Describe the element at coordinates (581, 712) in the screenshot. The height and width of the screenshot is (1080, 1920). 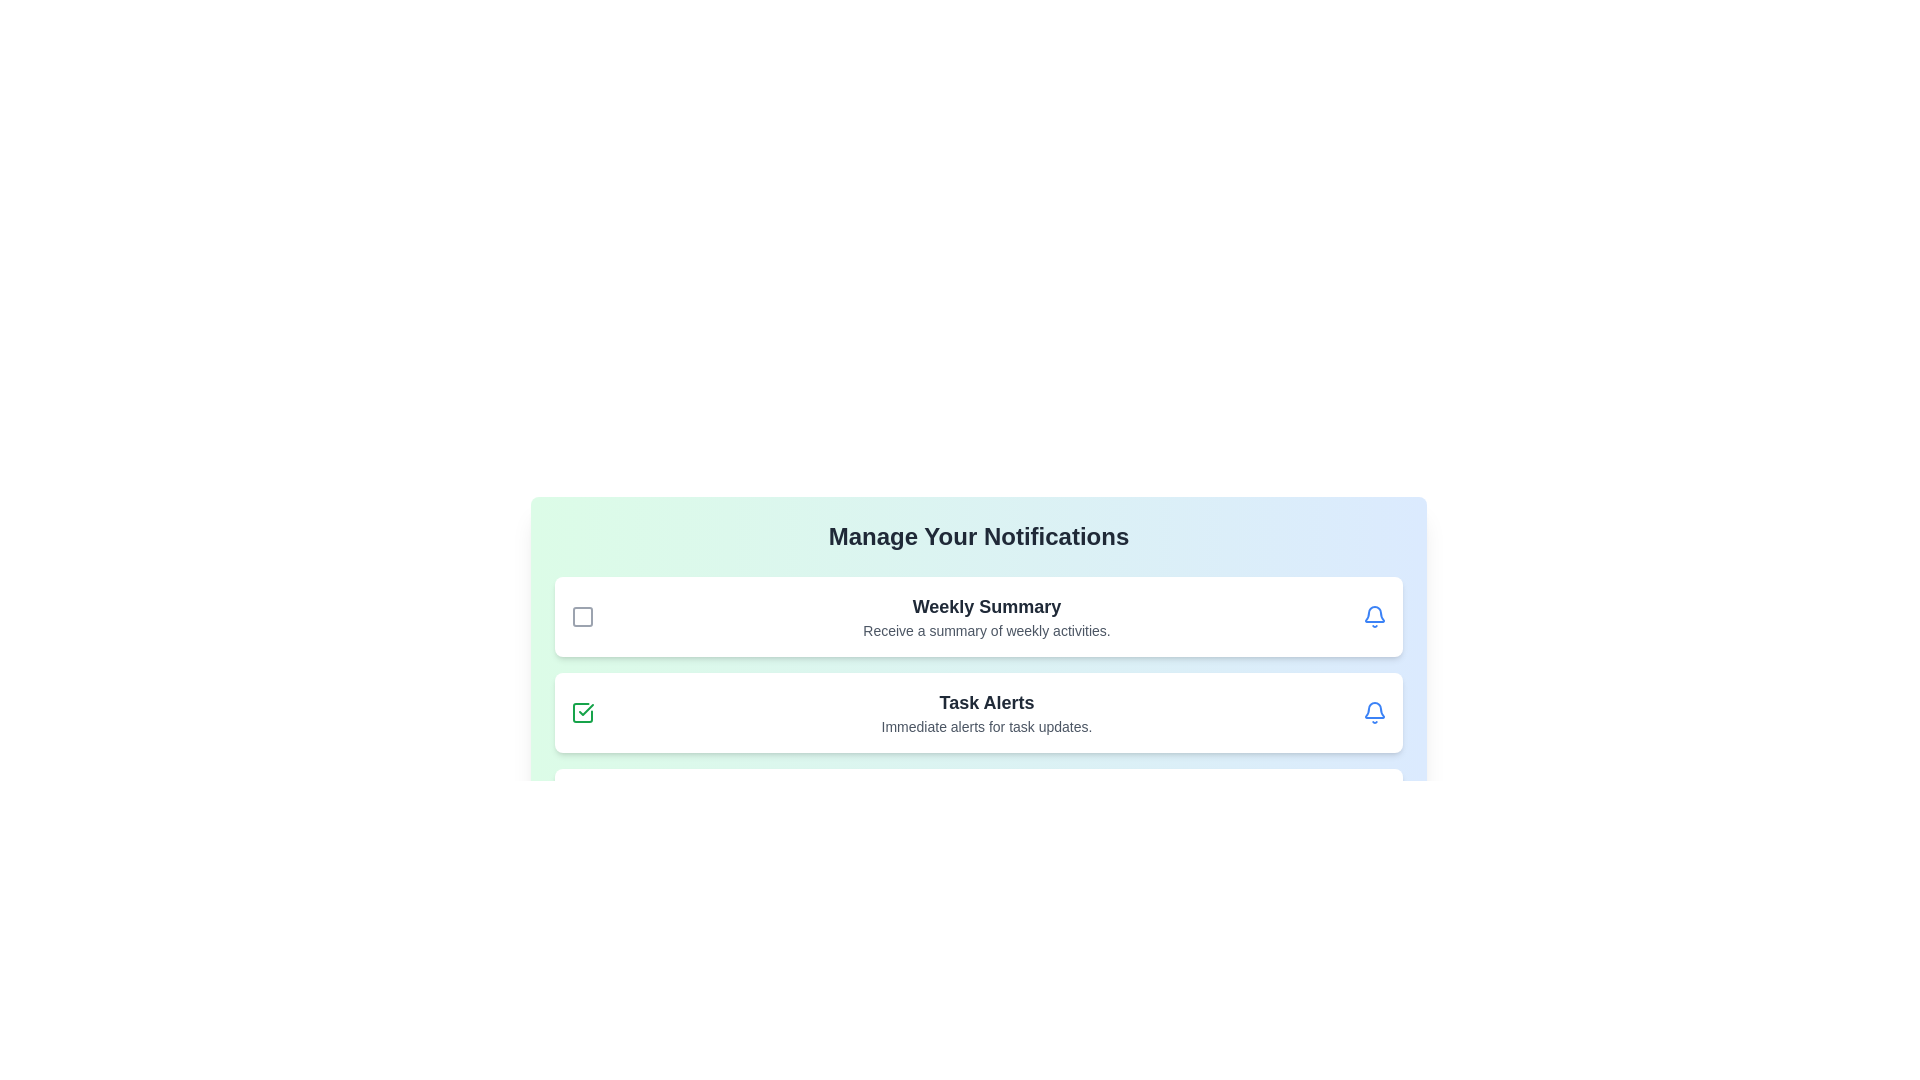
I see `the checkbox for task alerts located within the white card titled 'Task Alerts'` at that location.